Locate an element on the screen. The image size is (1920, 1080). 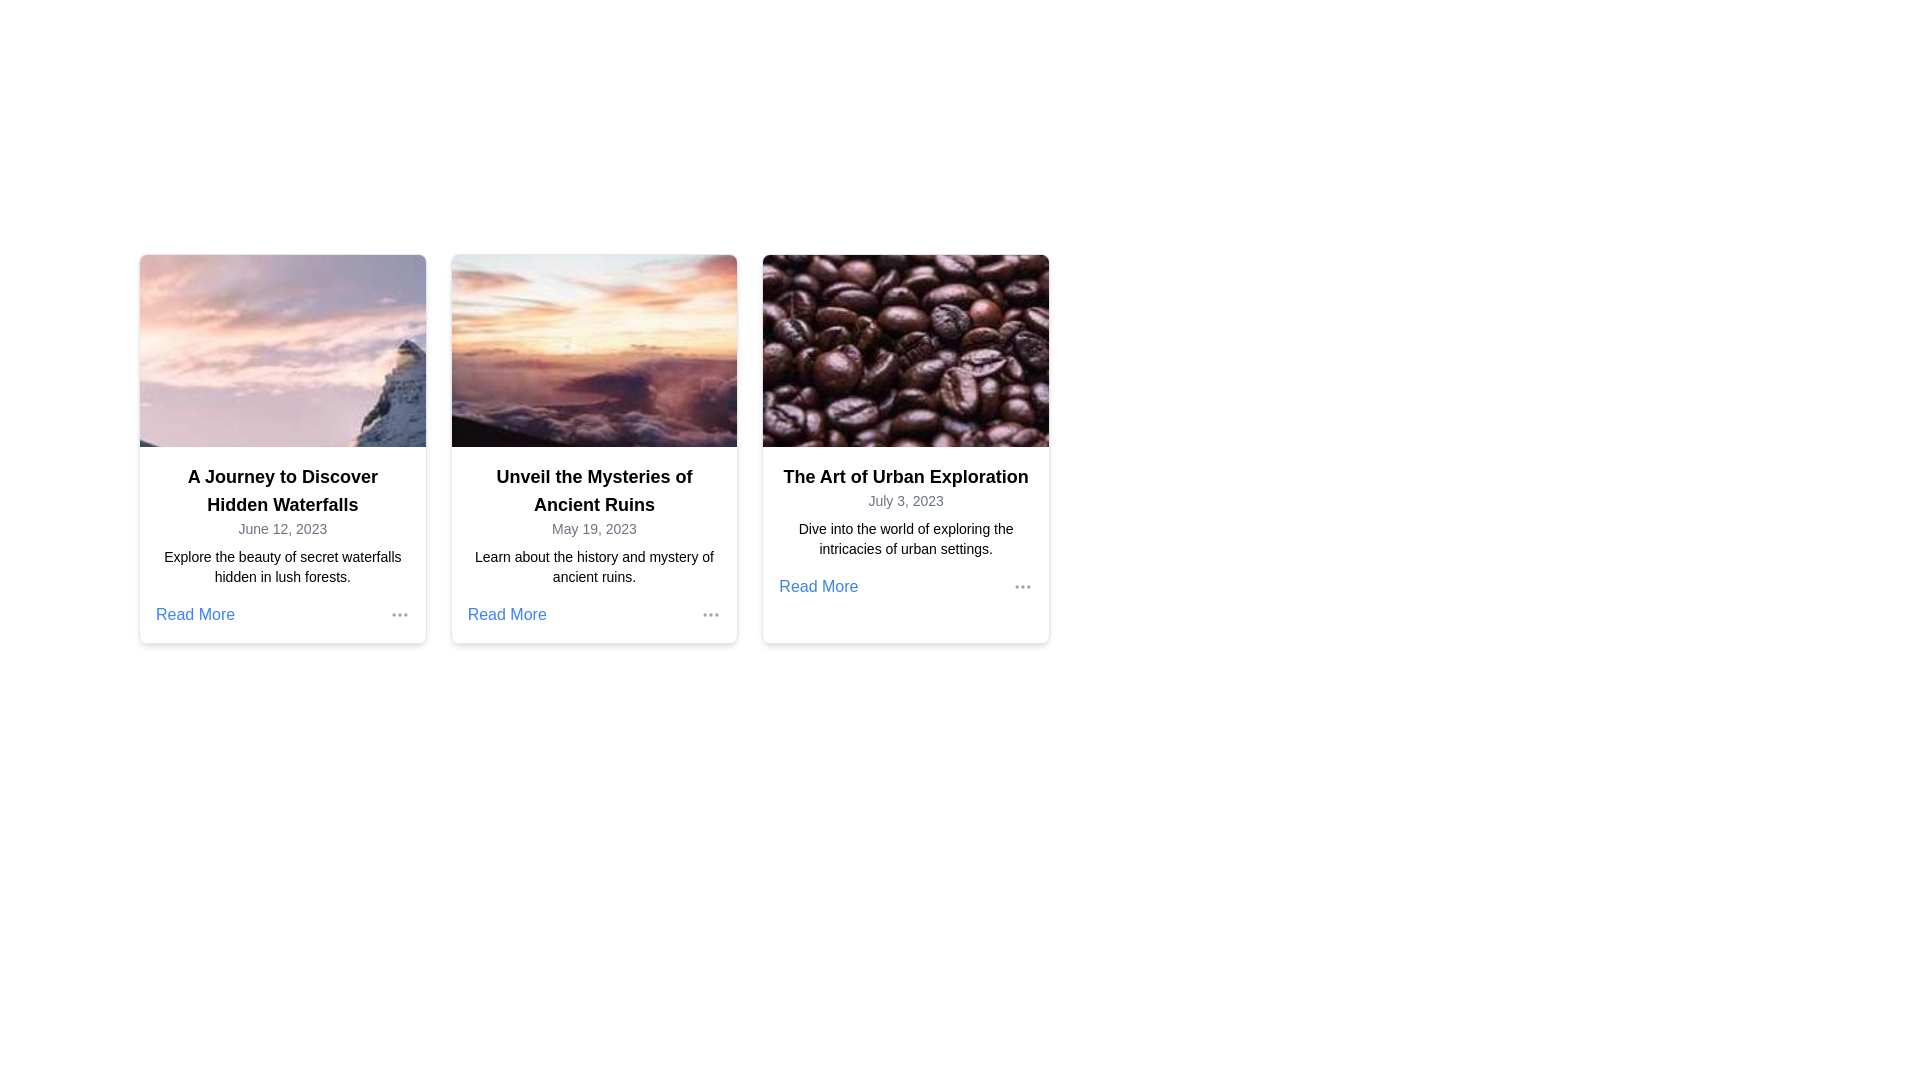
the header text element located at the top of the first card, which serves as the main title for the related content is located at coordinates (281, 490).